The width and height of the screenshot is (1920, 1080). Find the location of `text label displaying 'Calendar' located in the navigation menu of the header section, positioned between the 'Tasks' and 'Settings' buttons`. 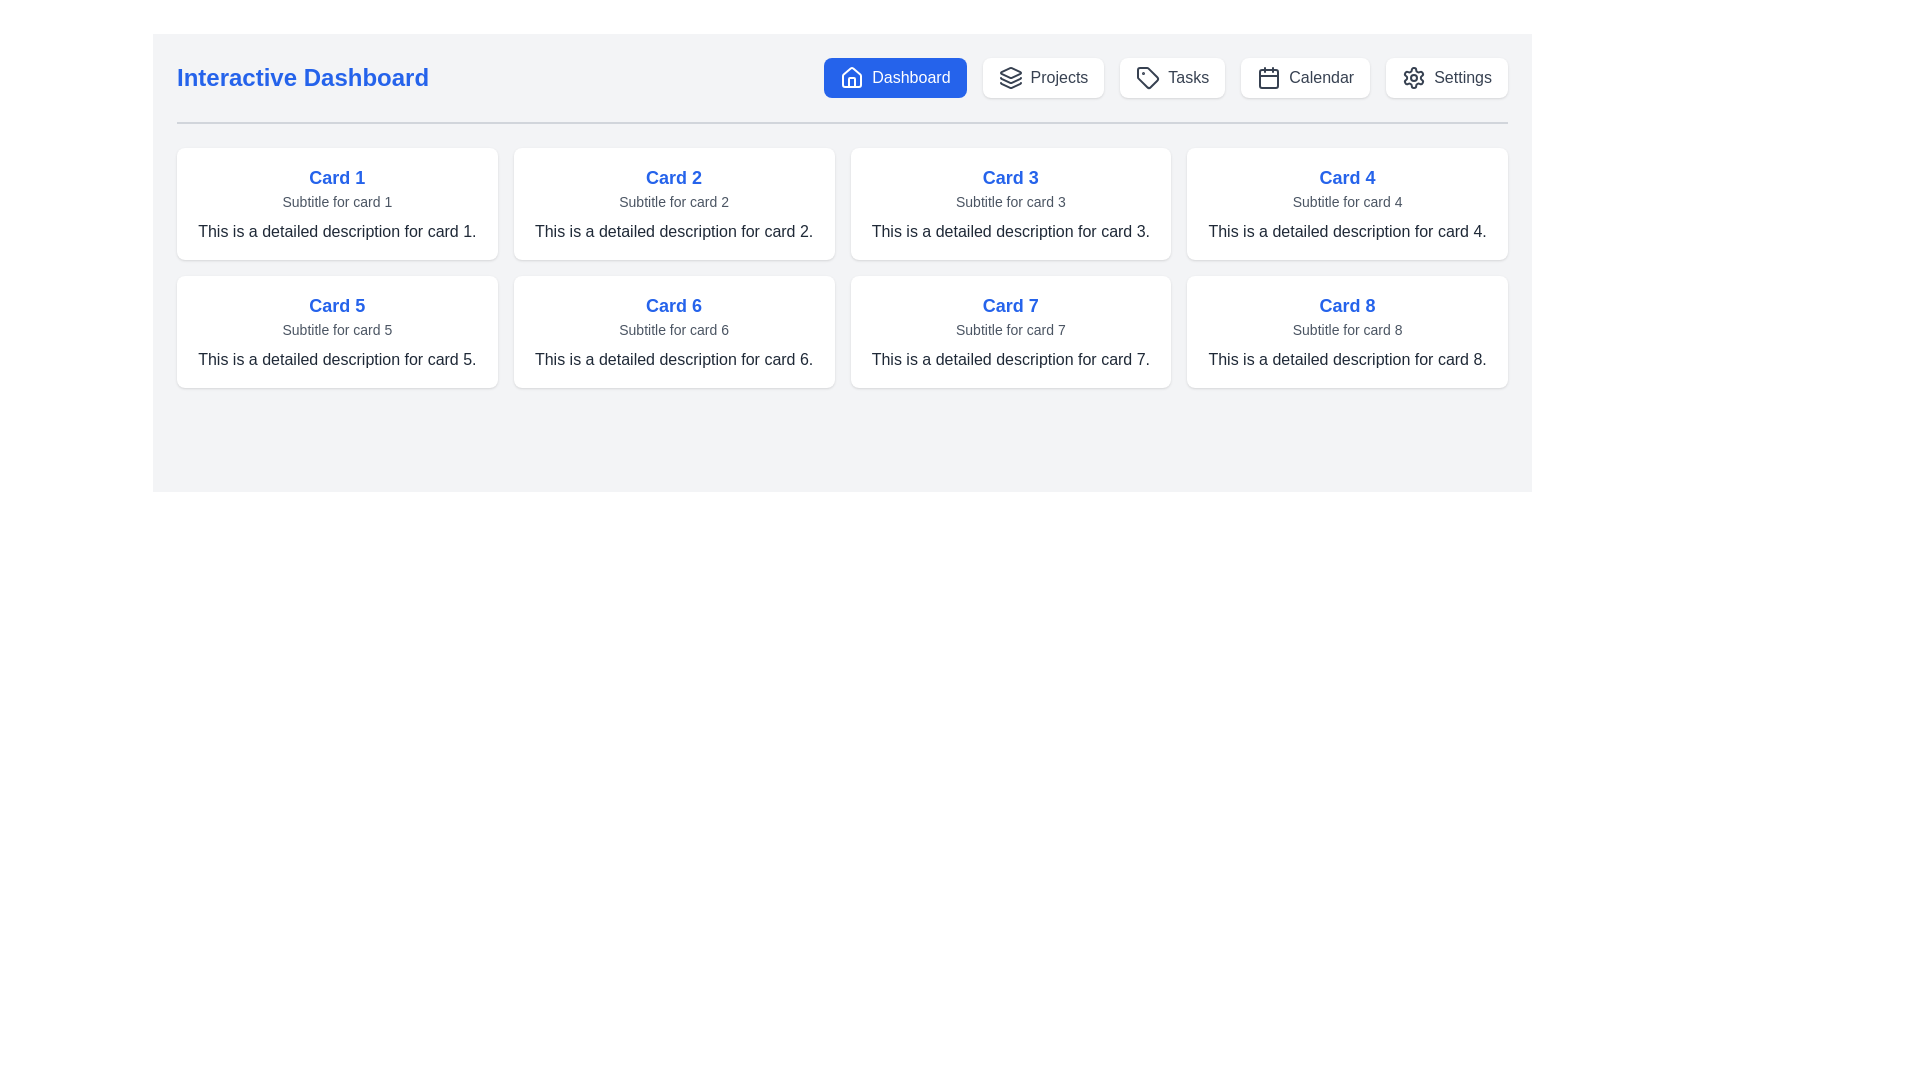

text label displaying 'Calendar' located in the navigation menu of the header section, positioned between the 'Tasks' and 'Settings' buttons is located at coordinates (1321, 76).